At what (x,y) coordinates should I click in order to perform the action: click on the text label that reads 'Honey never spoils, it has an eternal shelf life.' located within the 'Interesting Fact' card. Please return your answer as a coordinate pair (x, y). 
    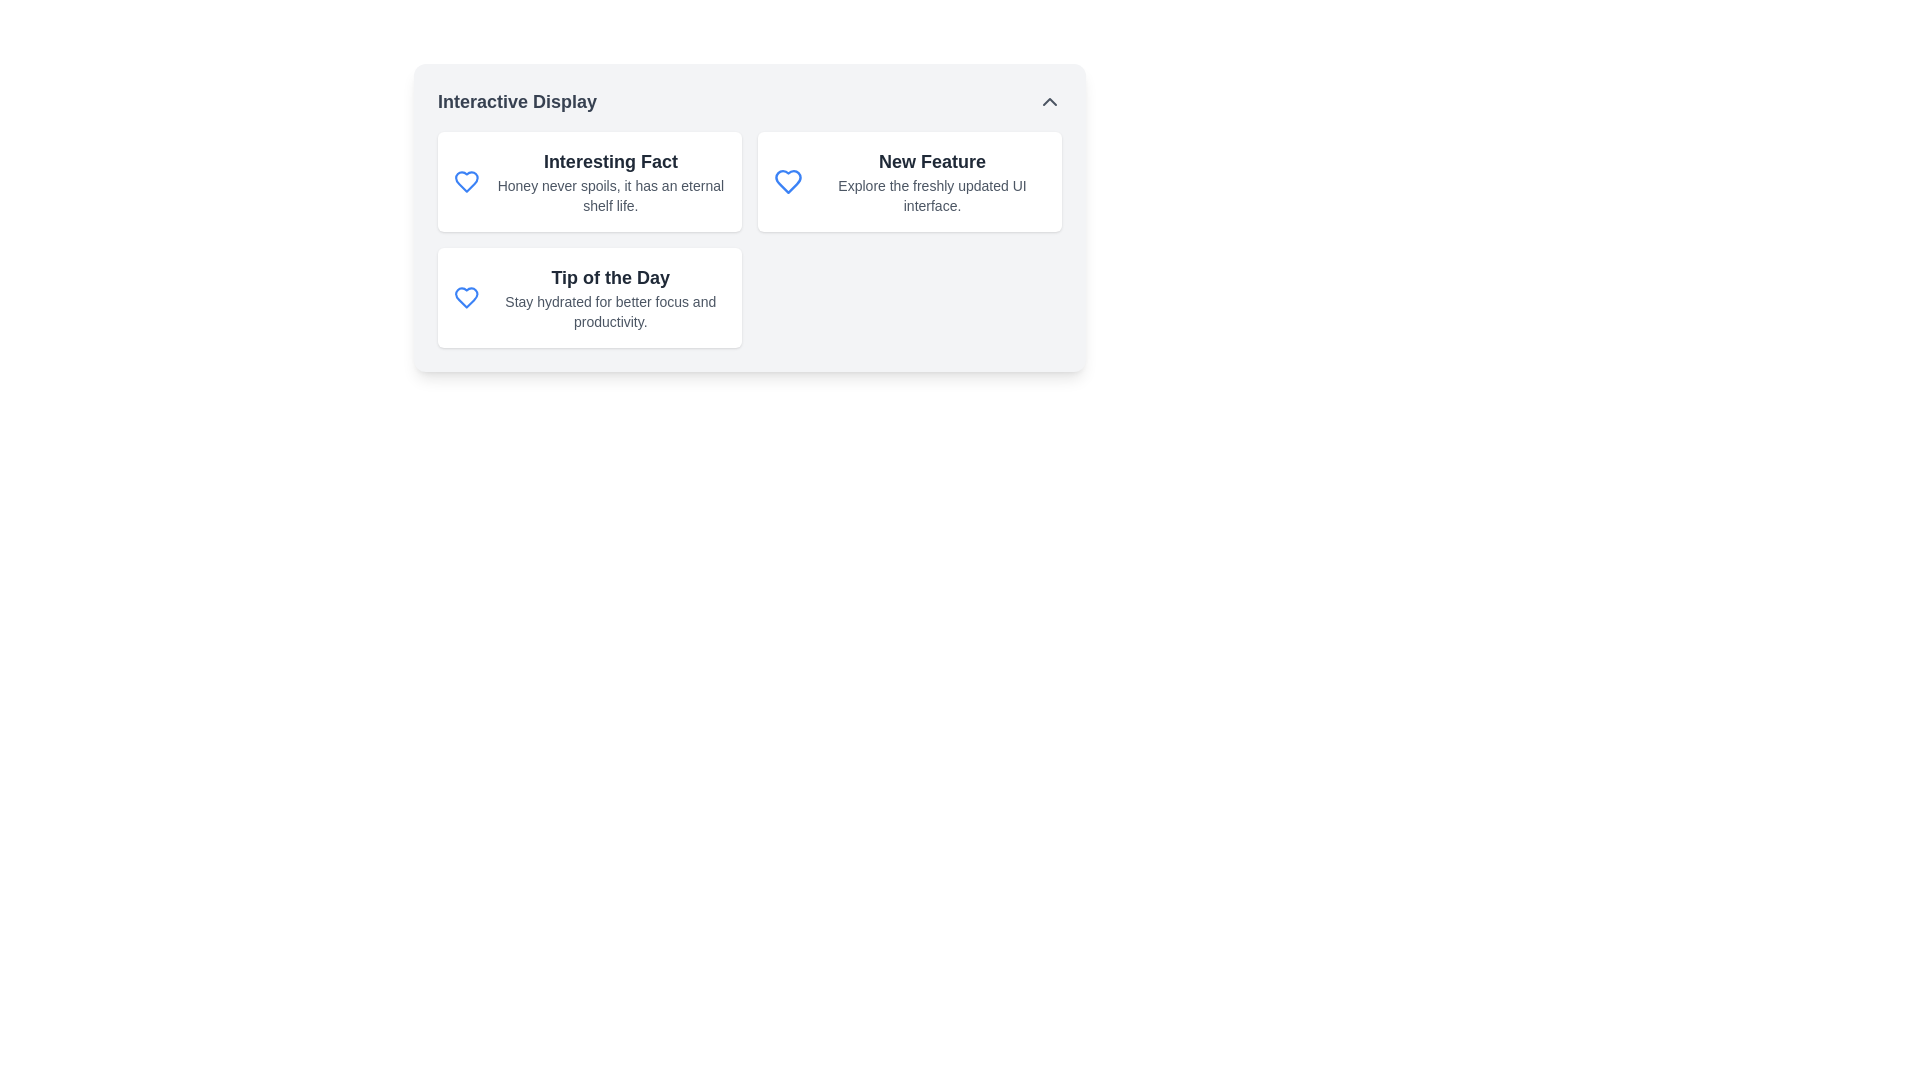
    Looking at the image, I should click on (609, 196).